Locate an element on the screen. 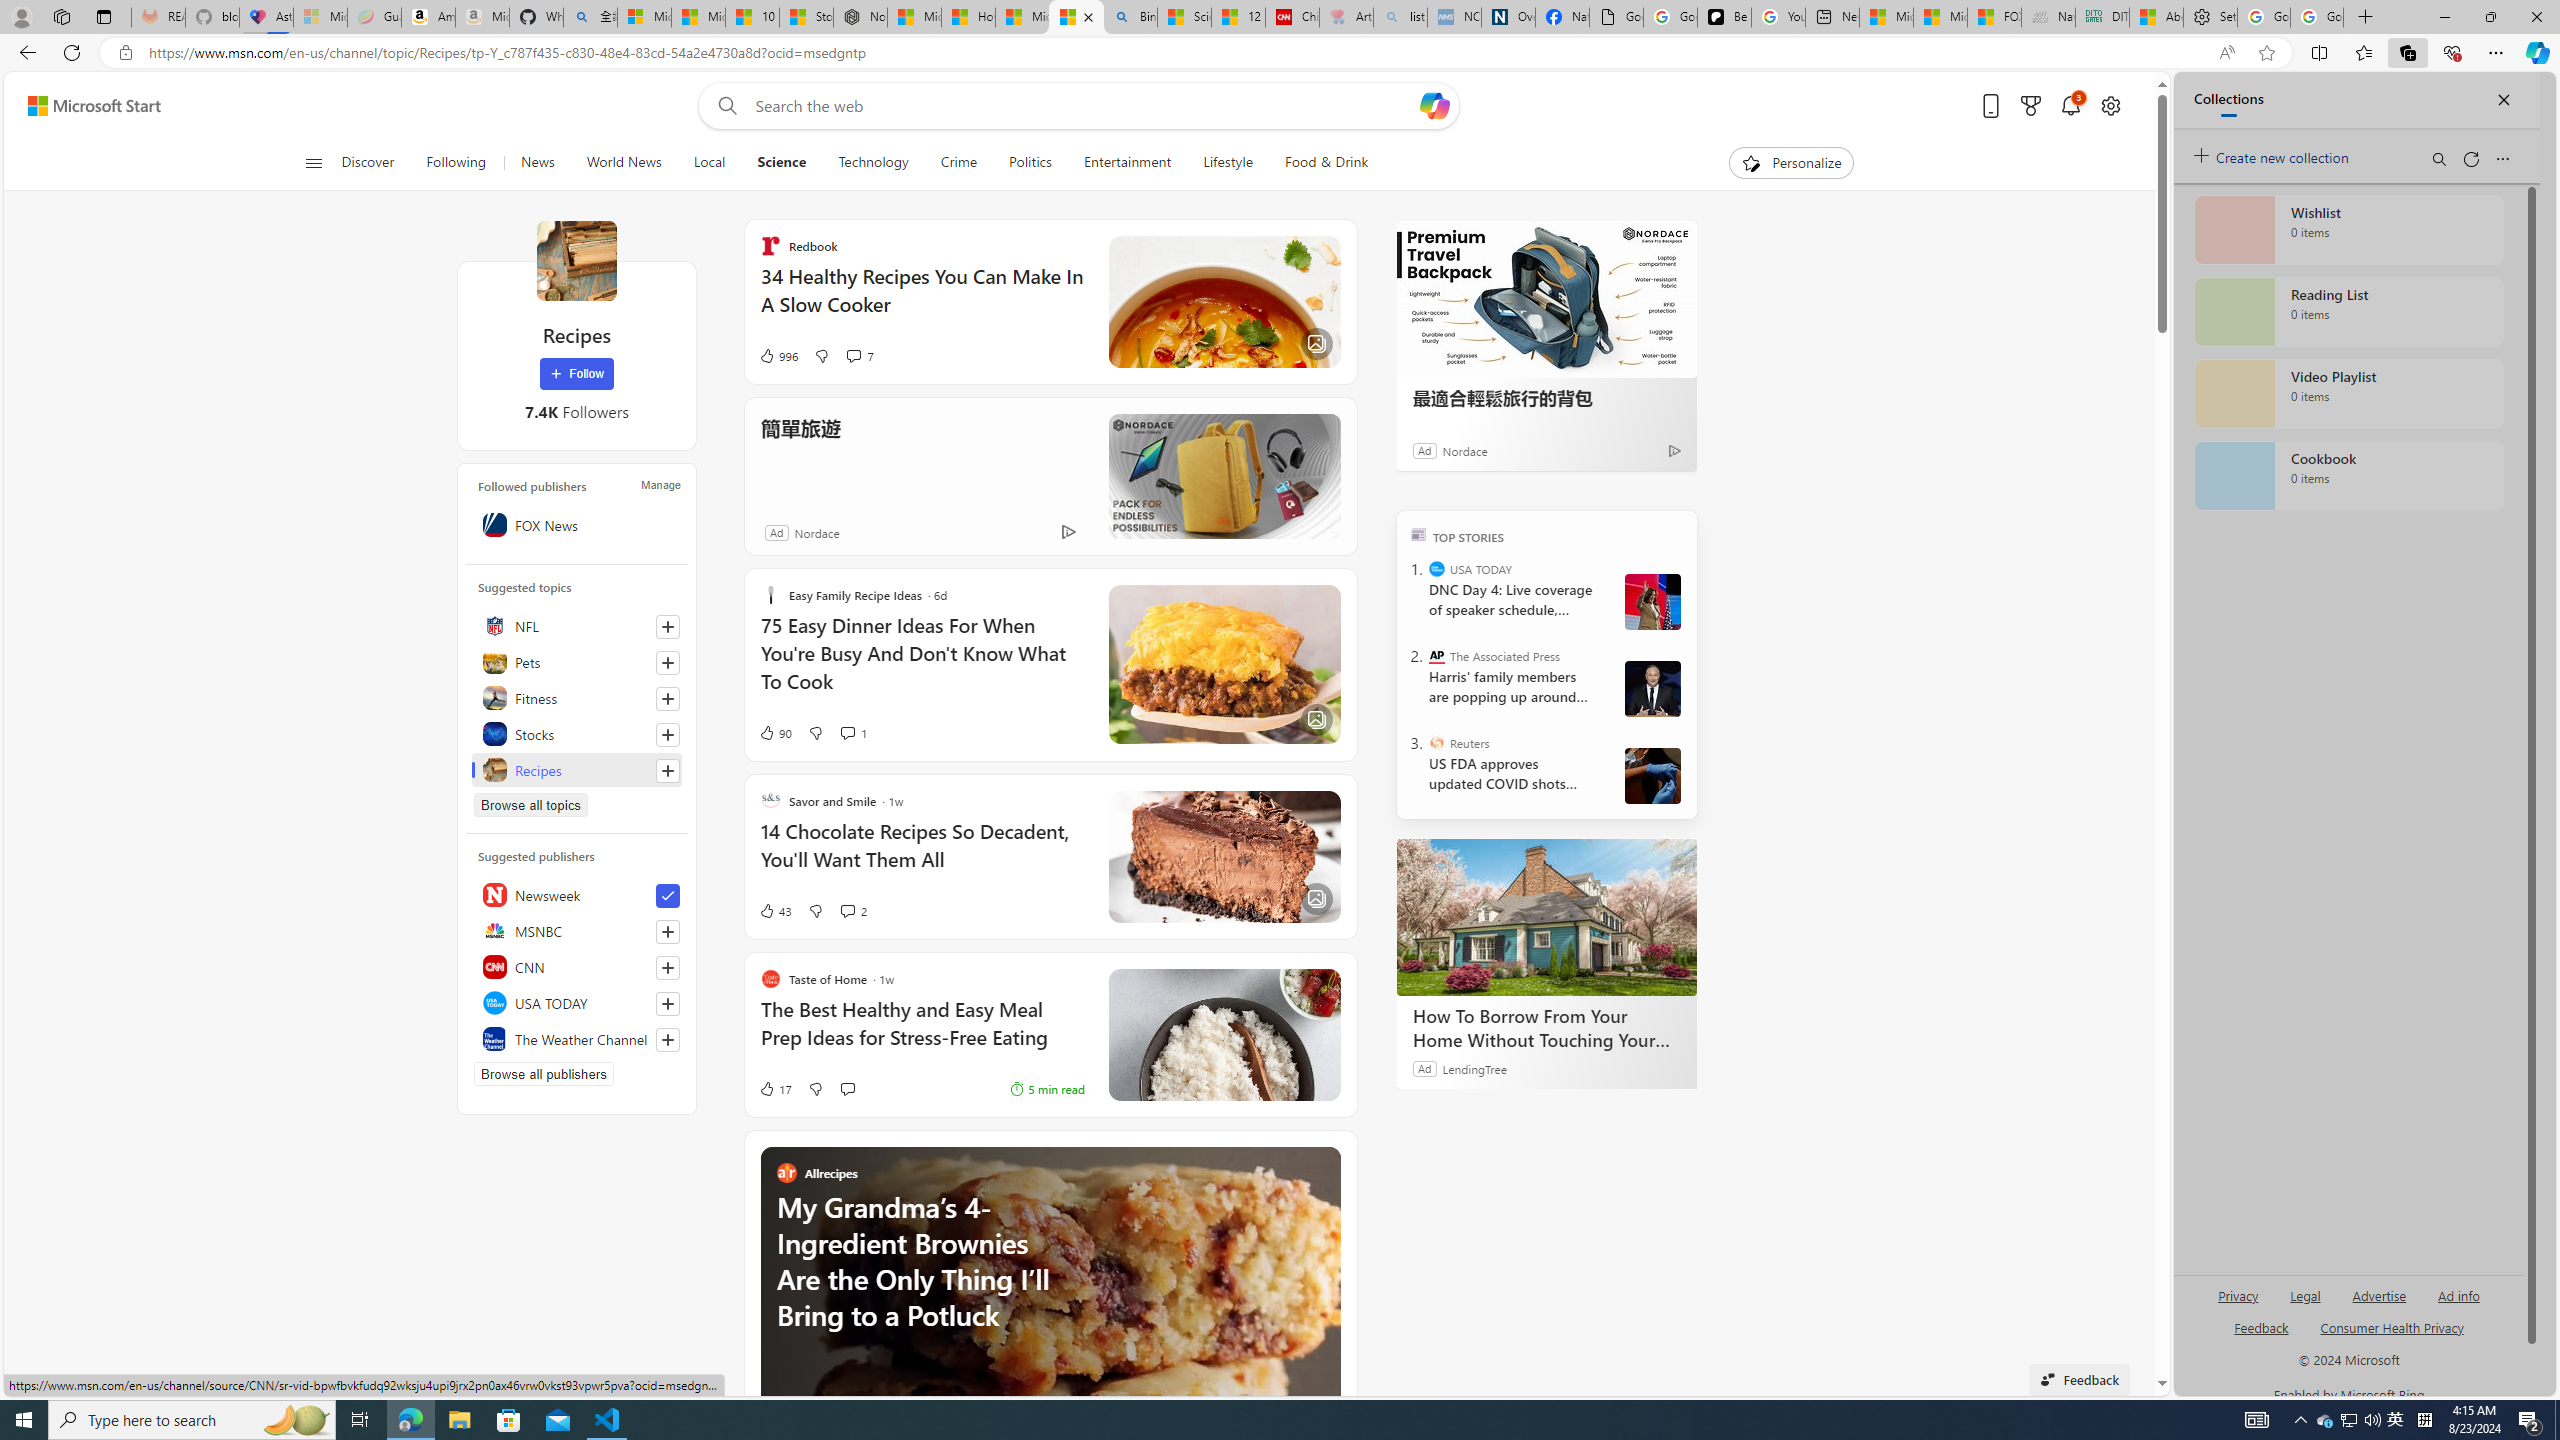  'Browse all topics' is located at coordinates (530, 804).